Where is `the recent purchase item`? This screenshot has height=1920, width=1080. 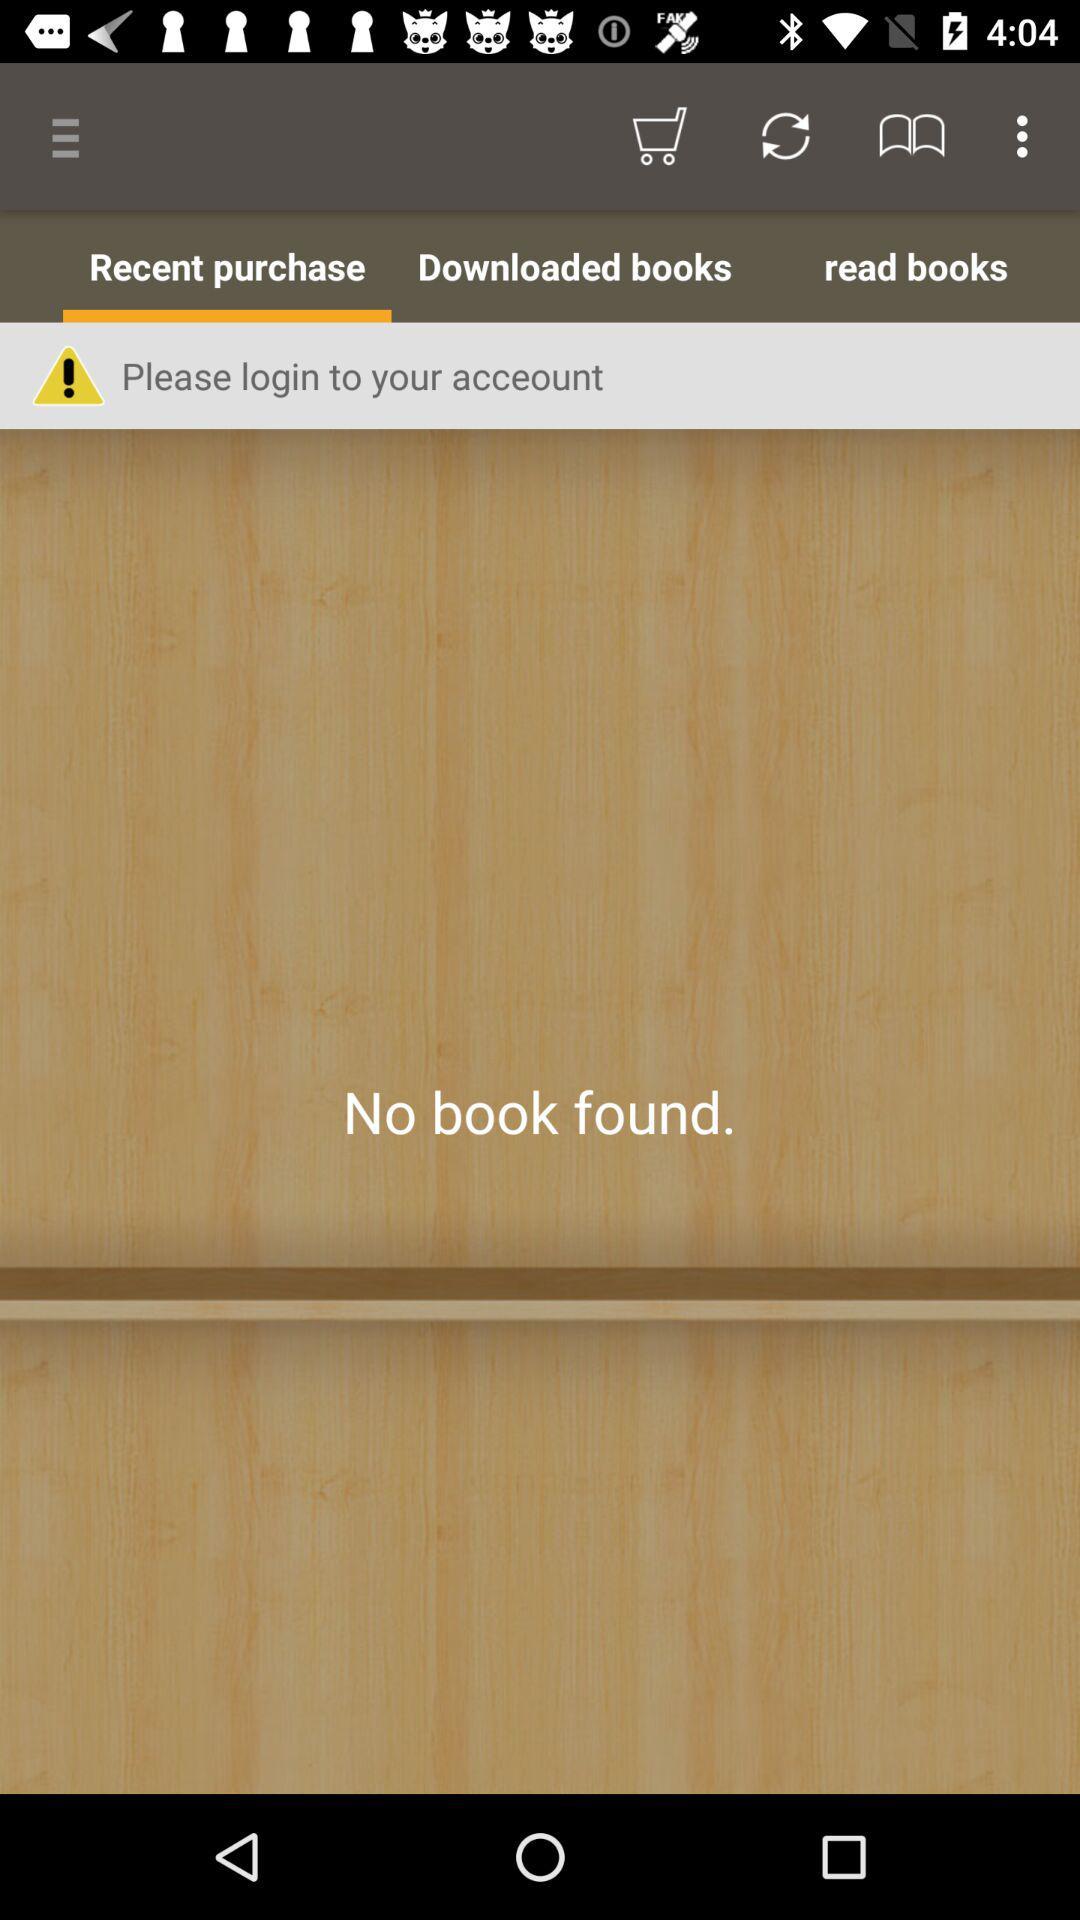 the recent purchase item is located at coordinates (226, 265).